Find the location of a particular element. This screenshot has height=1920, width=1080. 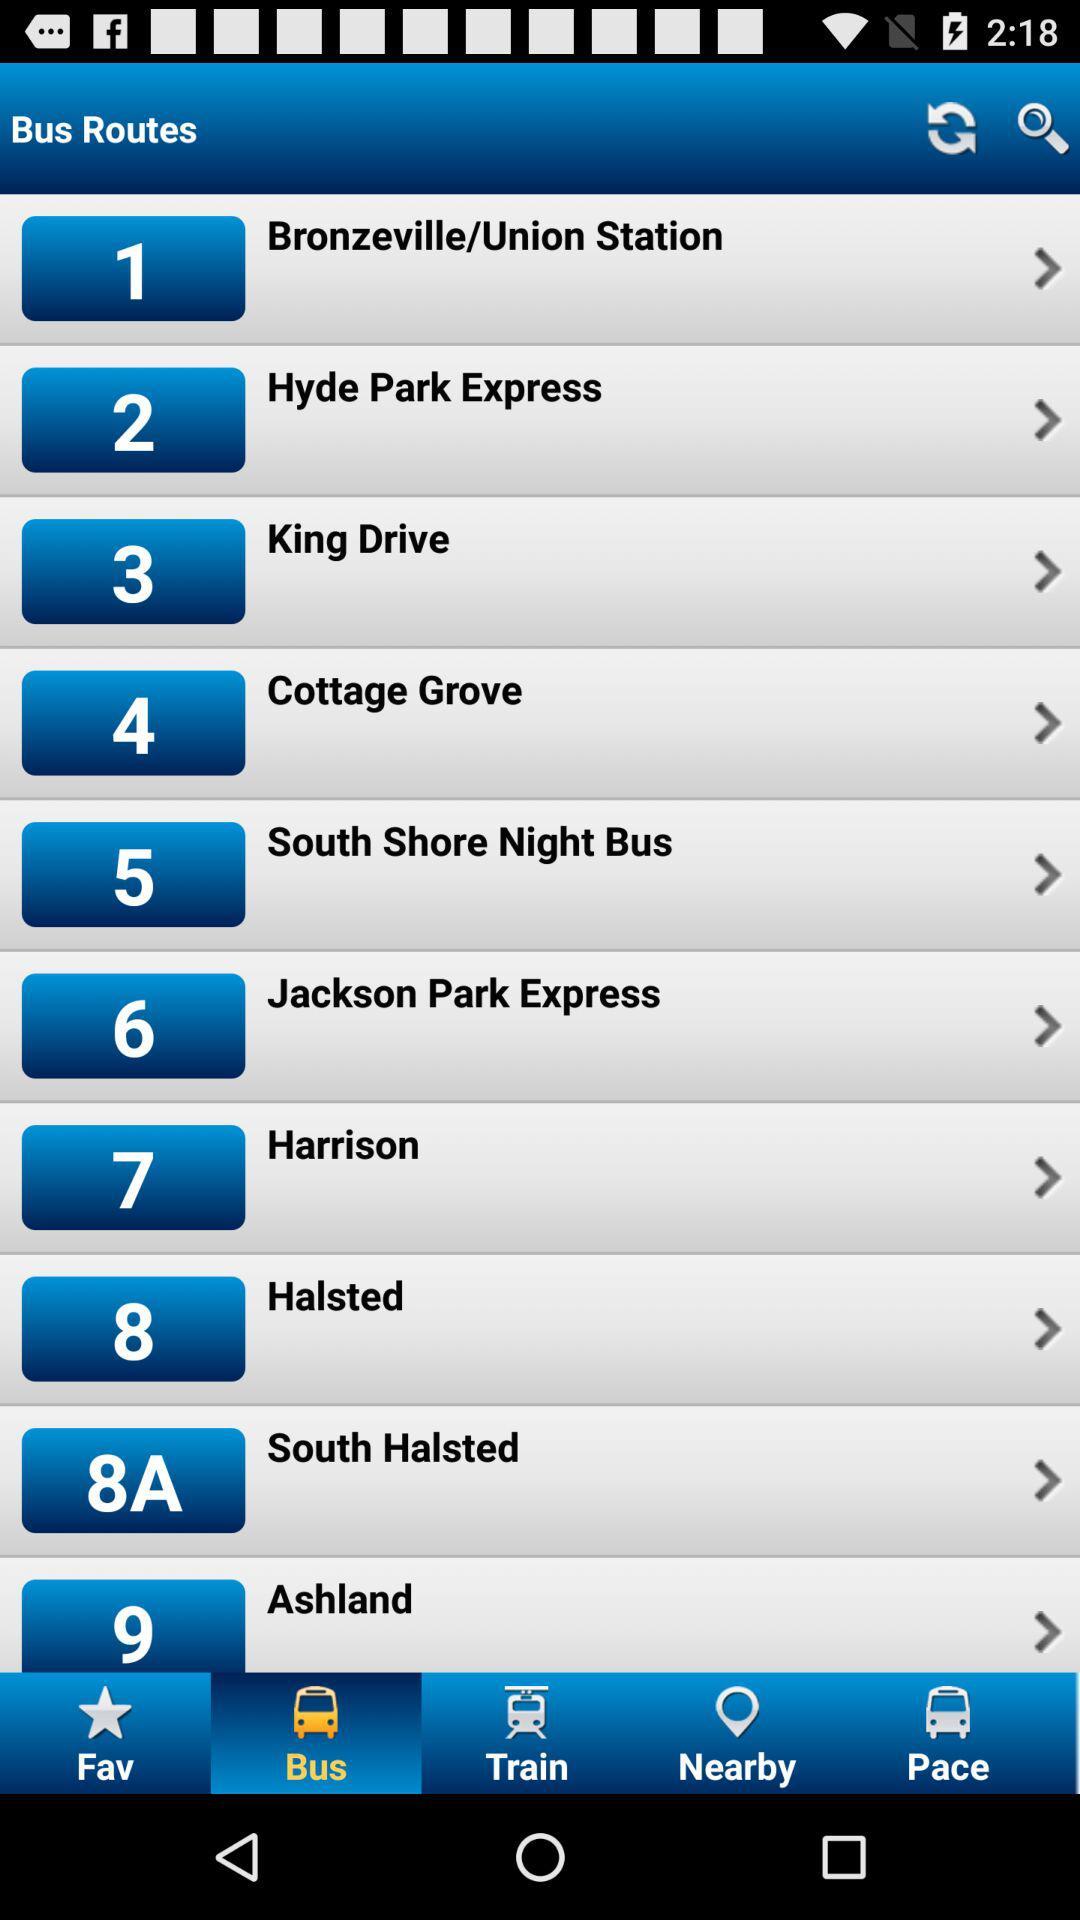

item next to the 9 is located at coordinates (339, 1596).